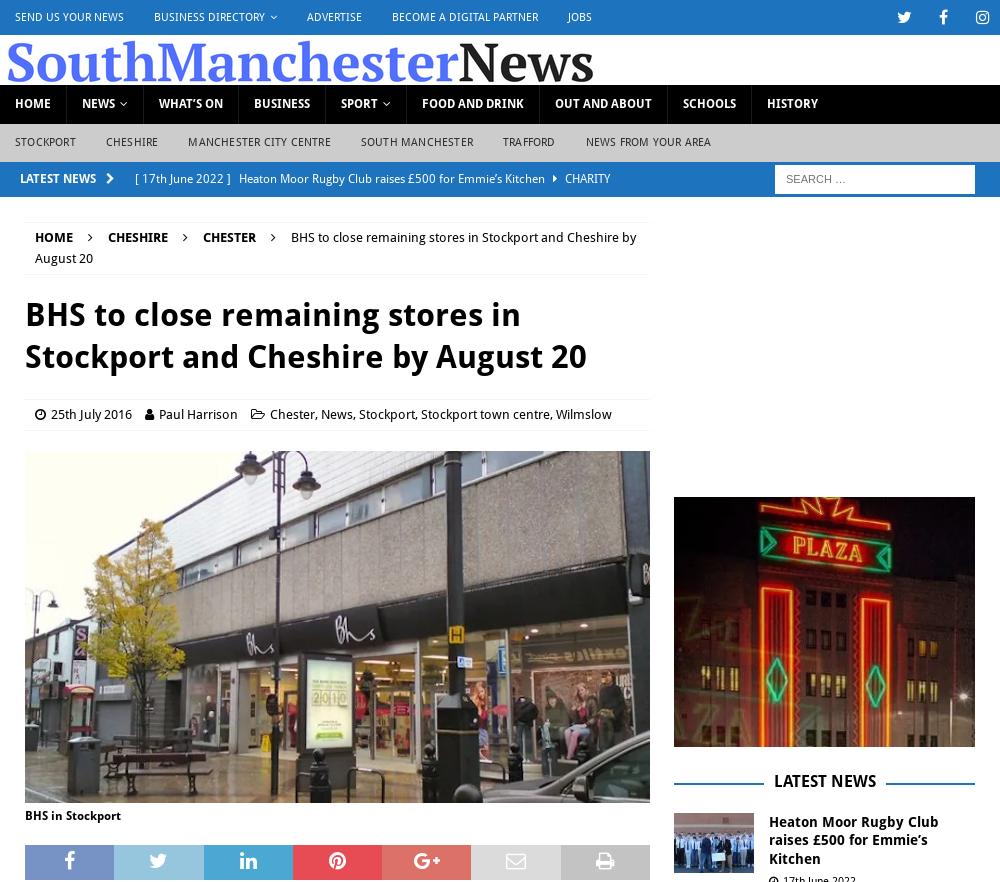  What do you see at coordinates (320, 412) in the screenshot?
I see `'News'` at bounding box center [320, 412].